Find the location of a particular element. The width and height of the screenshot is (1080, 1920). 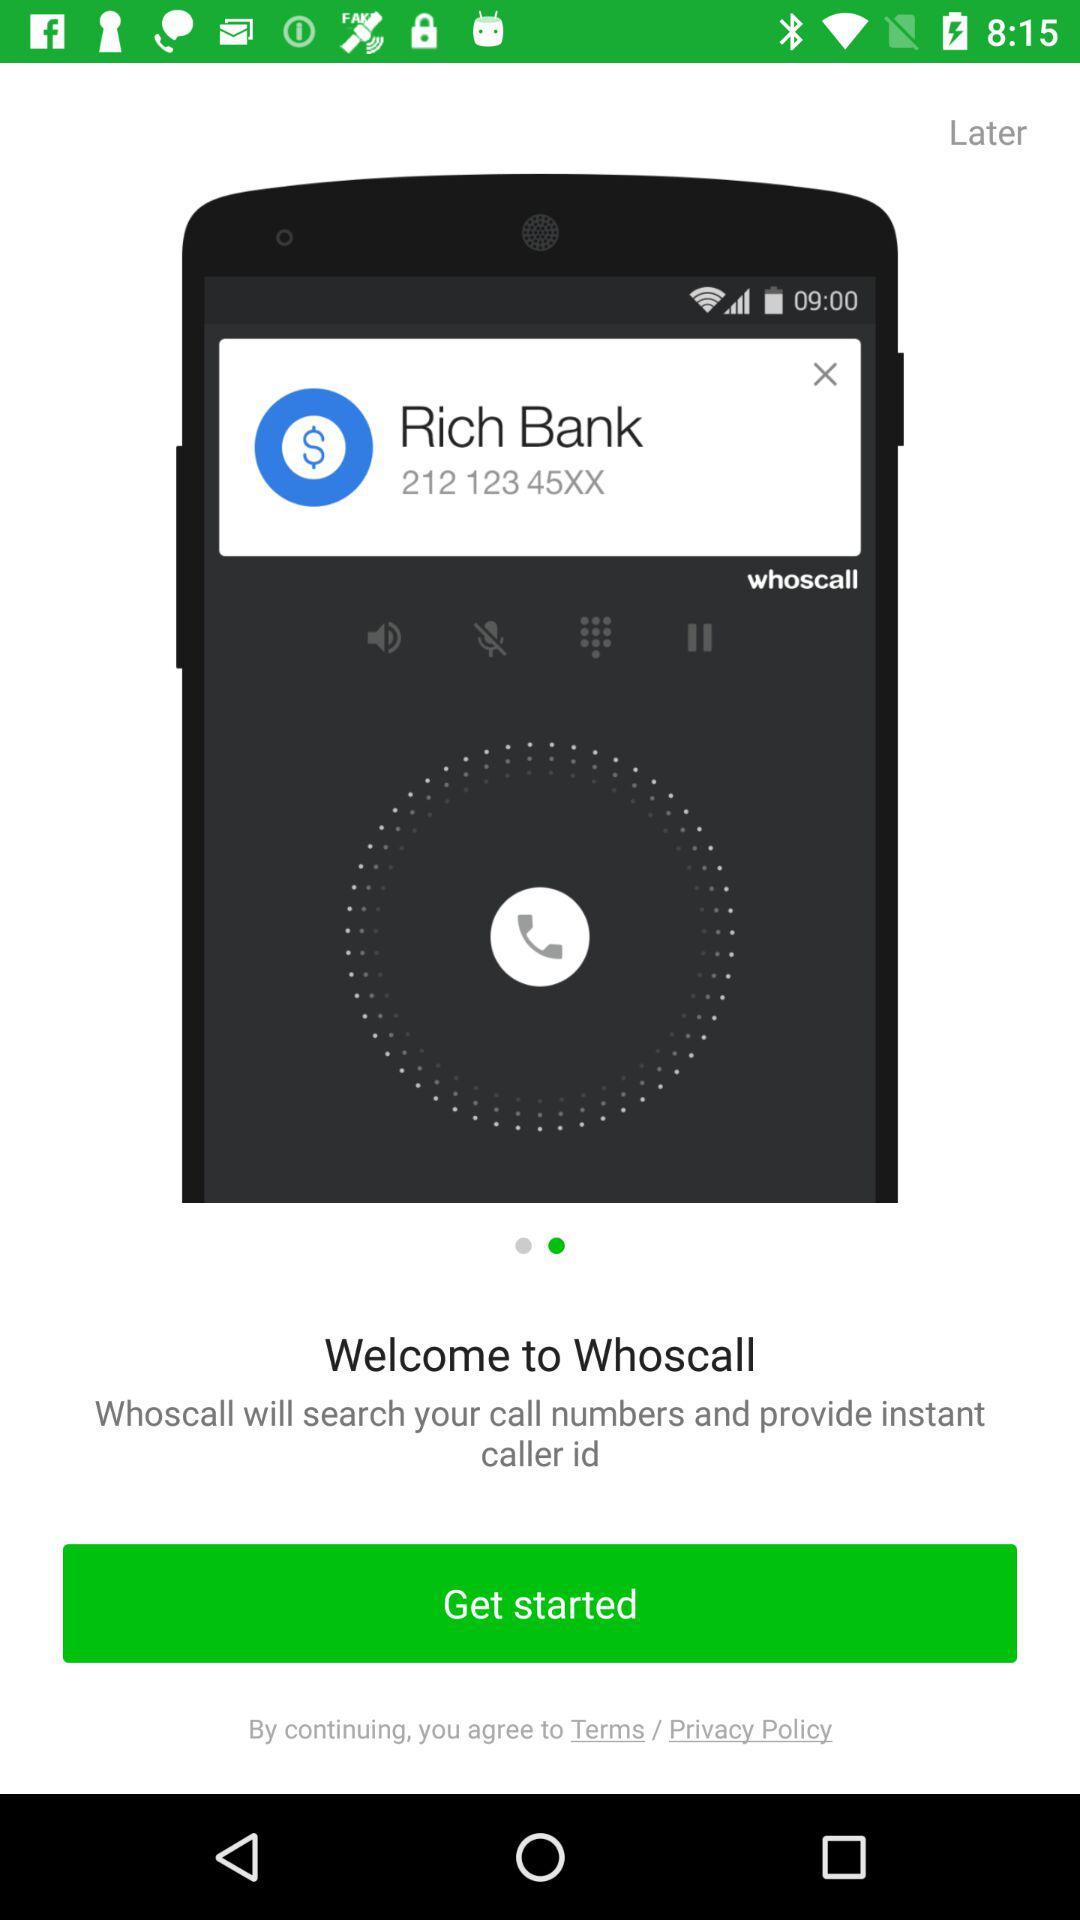

the app at the top right corner is located at coordinates (987, 130).